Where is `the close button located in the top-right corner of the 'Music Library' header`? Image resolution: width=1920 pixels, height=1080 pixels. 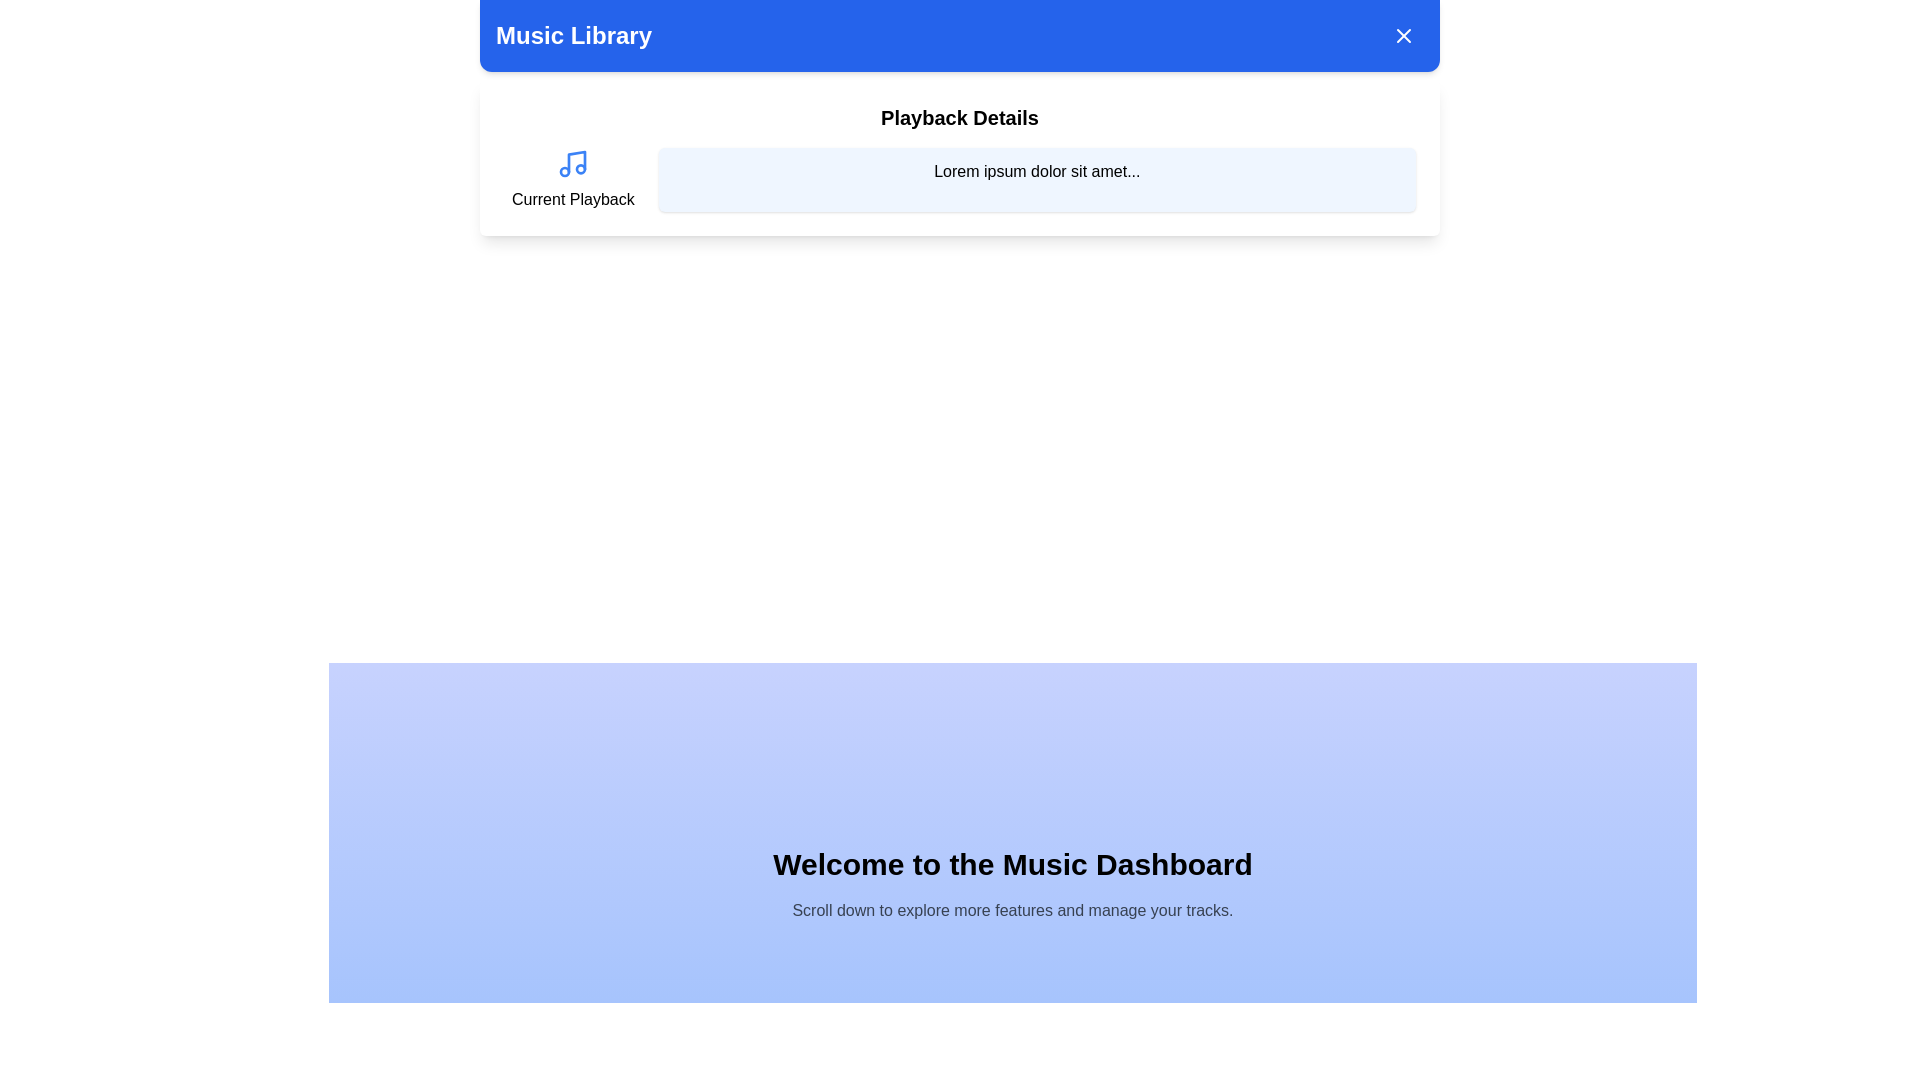
the close button located in the top-right corner of the 'Music Library' header is located at coordinates (1402, 35).